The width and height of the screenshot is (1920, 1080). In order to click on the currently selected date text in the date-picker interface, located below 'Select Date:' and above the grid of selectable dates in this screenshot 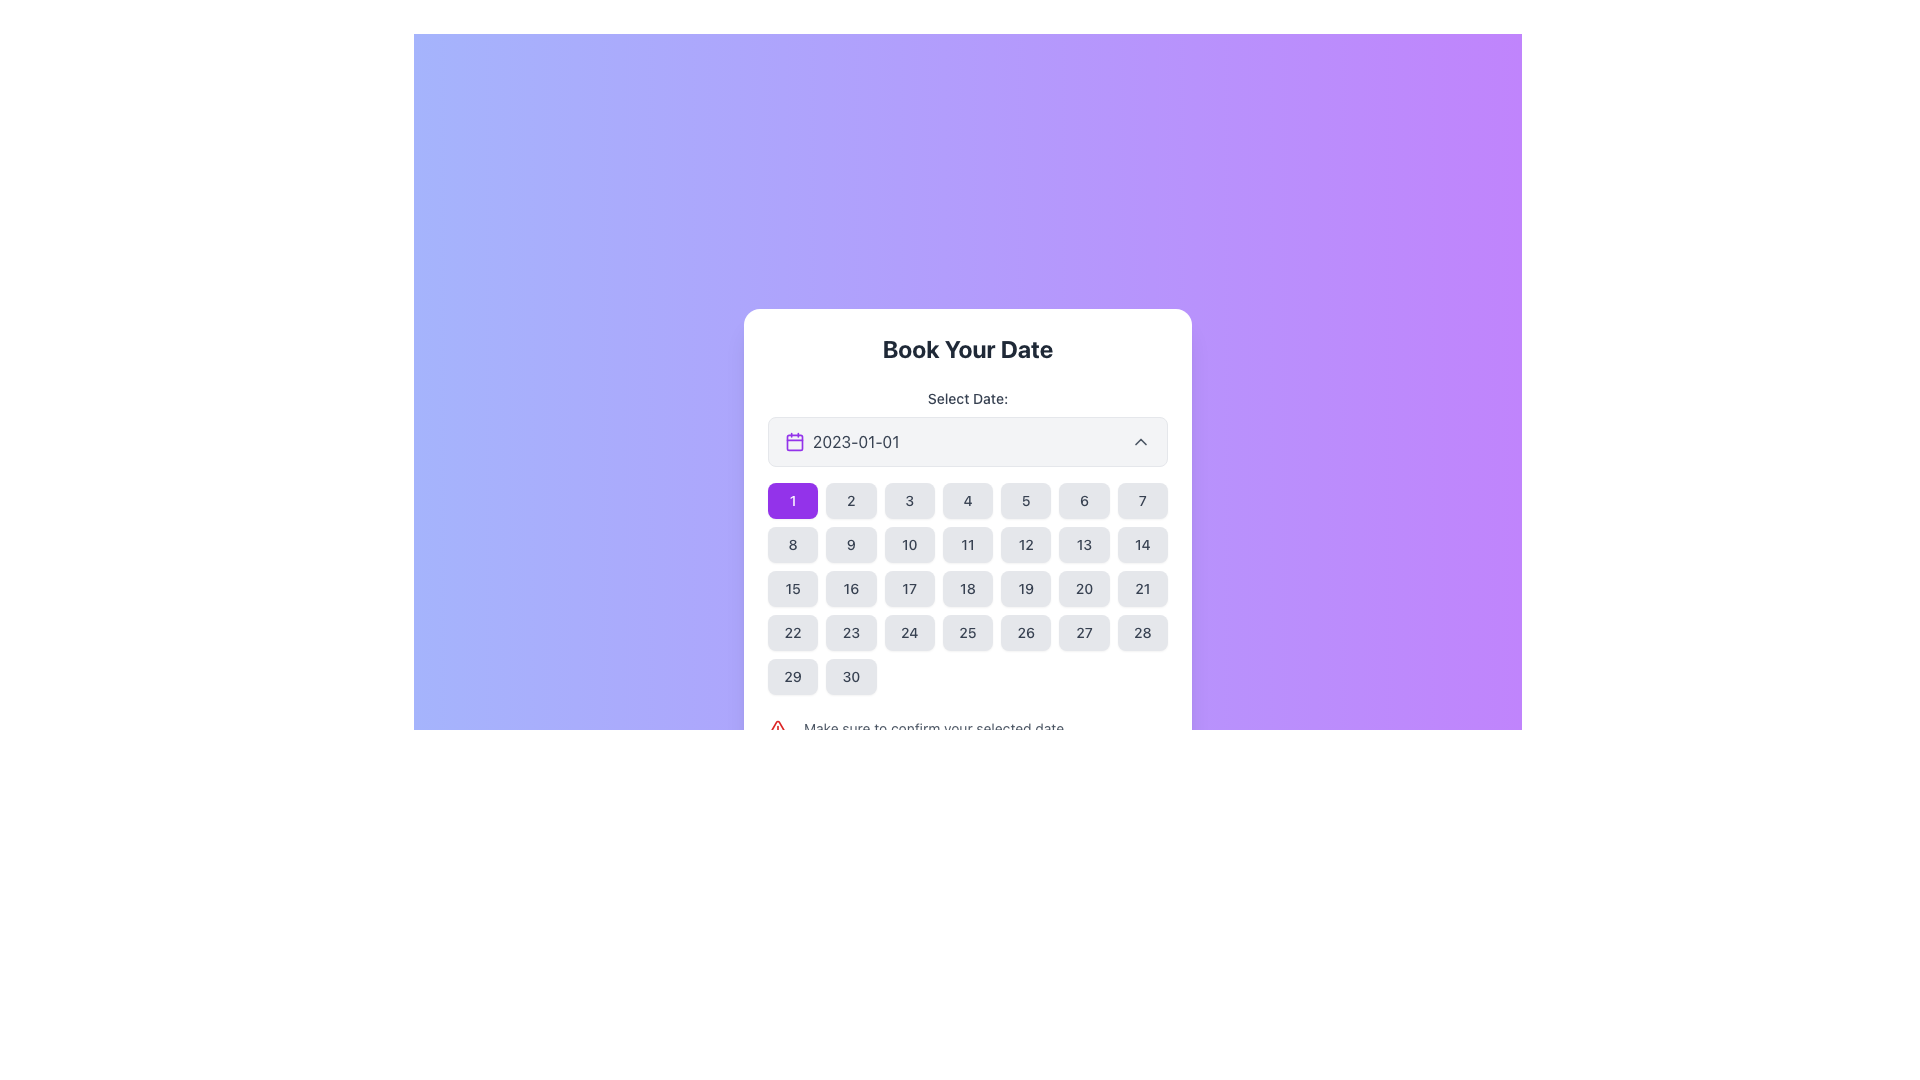, I will do `click(856, 441)`.